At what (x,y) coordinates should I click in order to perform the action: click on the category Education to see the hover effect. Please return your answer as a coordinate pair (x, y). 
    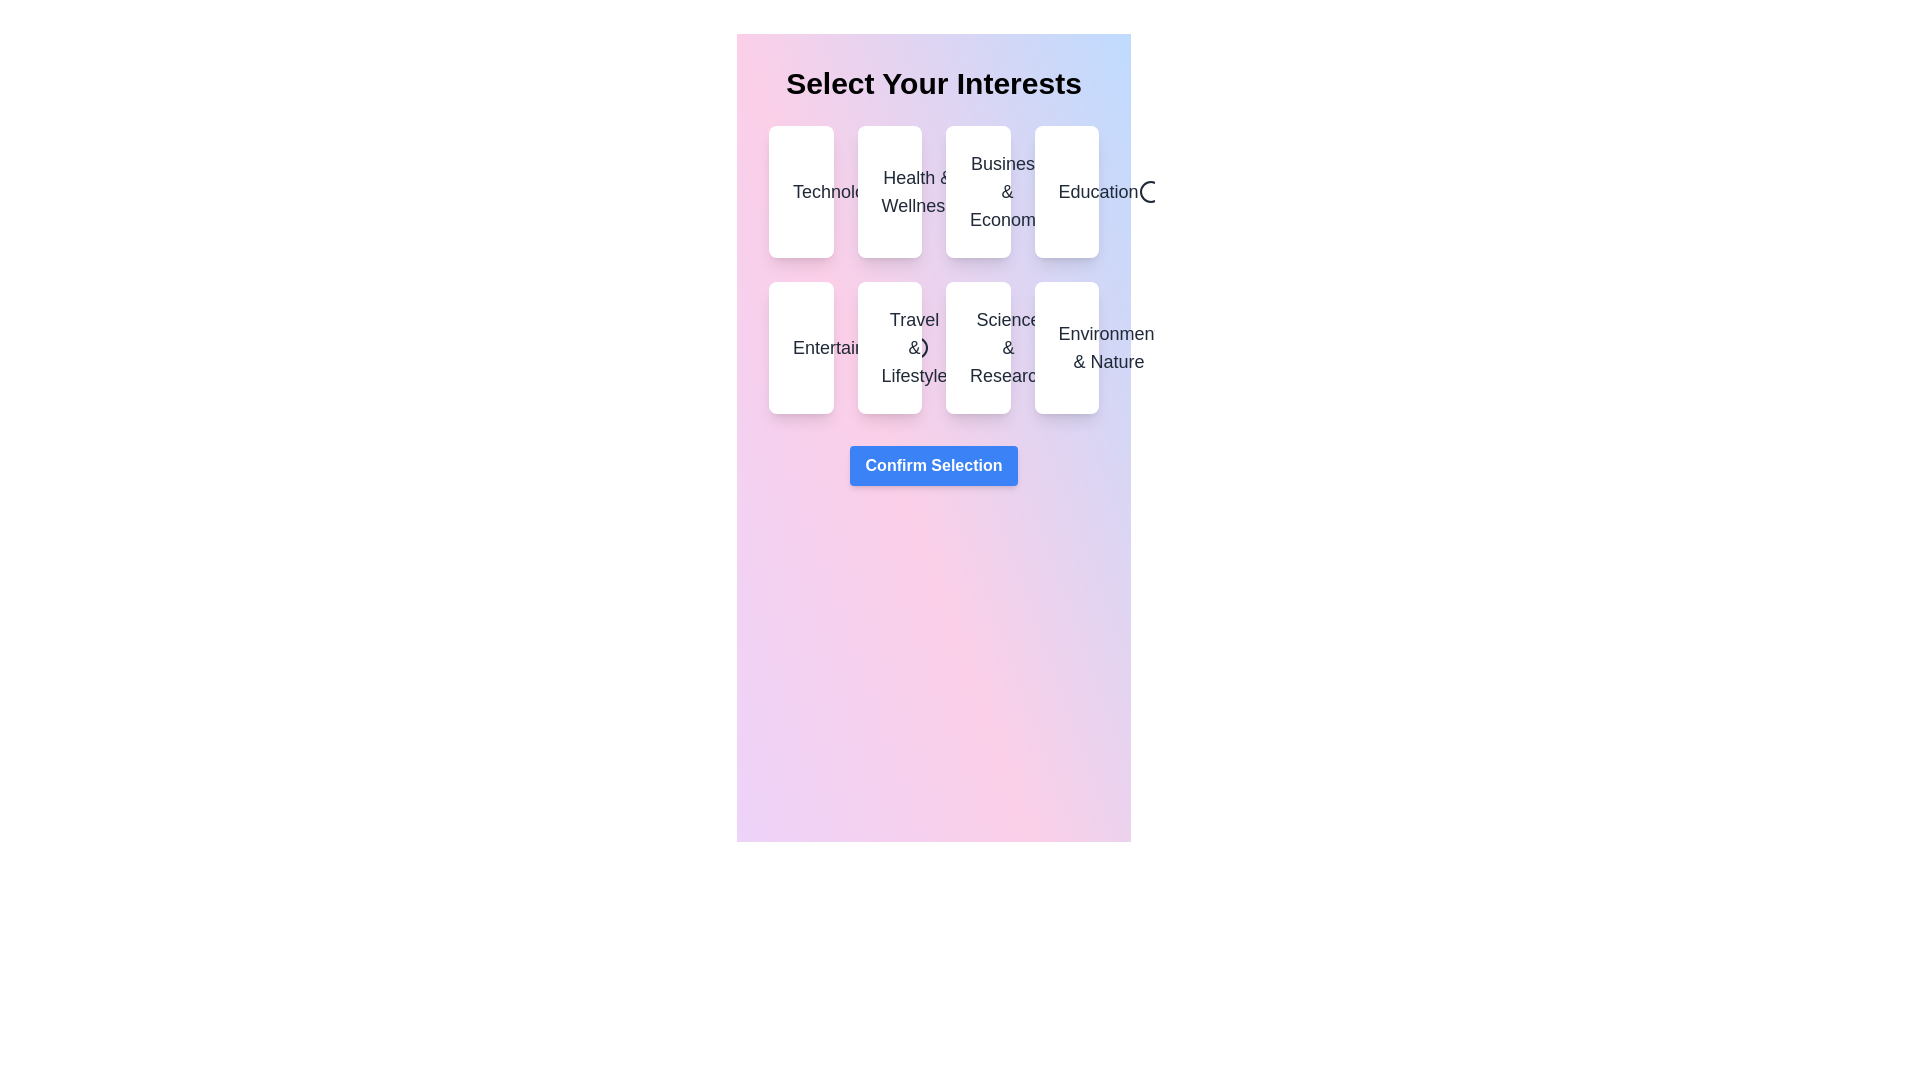
    Looking at the image, I should click on (1065, 192).